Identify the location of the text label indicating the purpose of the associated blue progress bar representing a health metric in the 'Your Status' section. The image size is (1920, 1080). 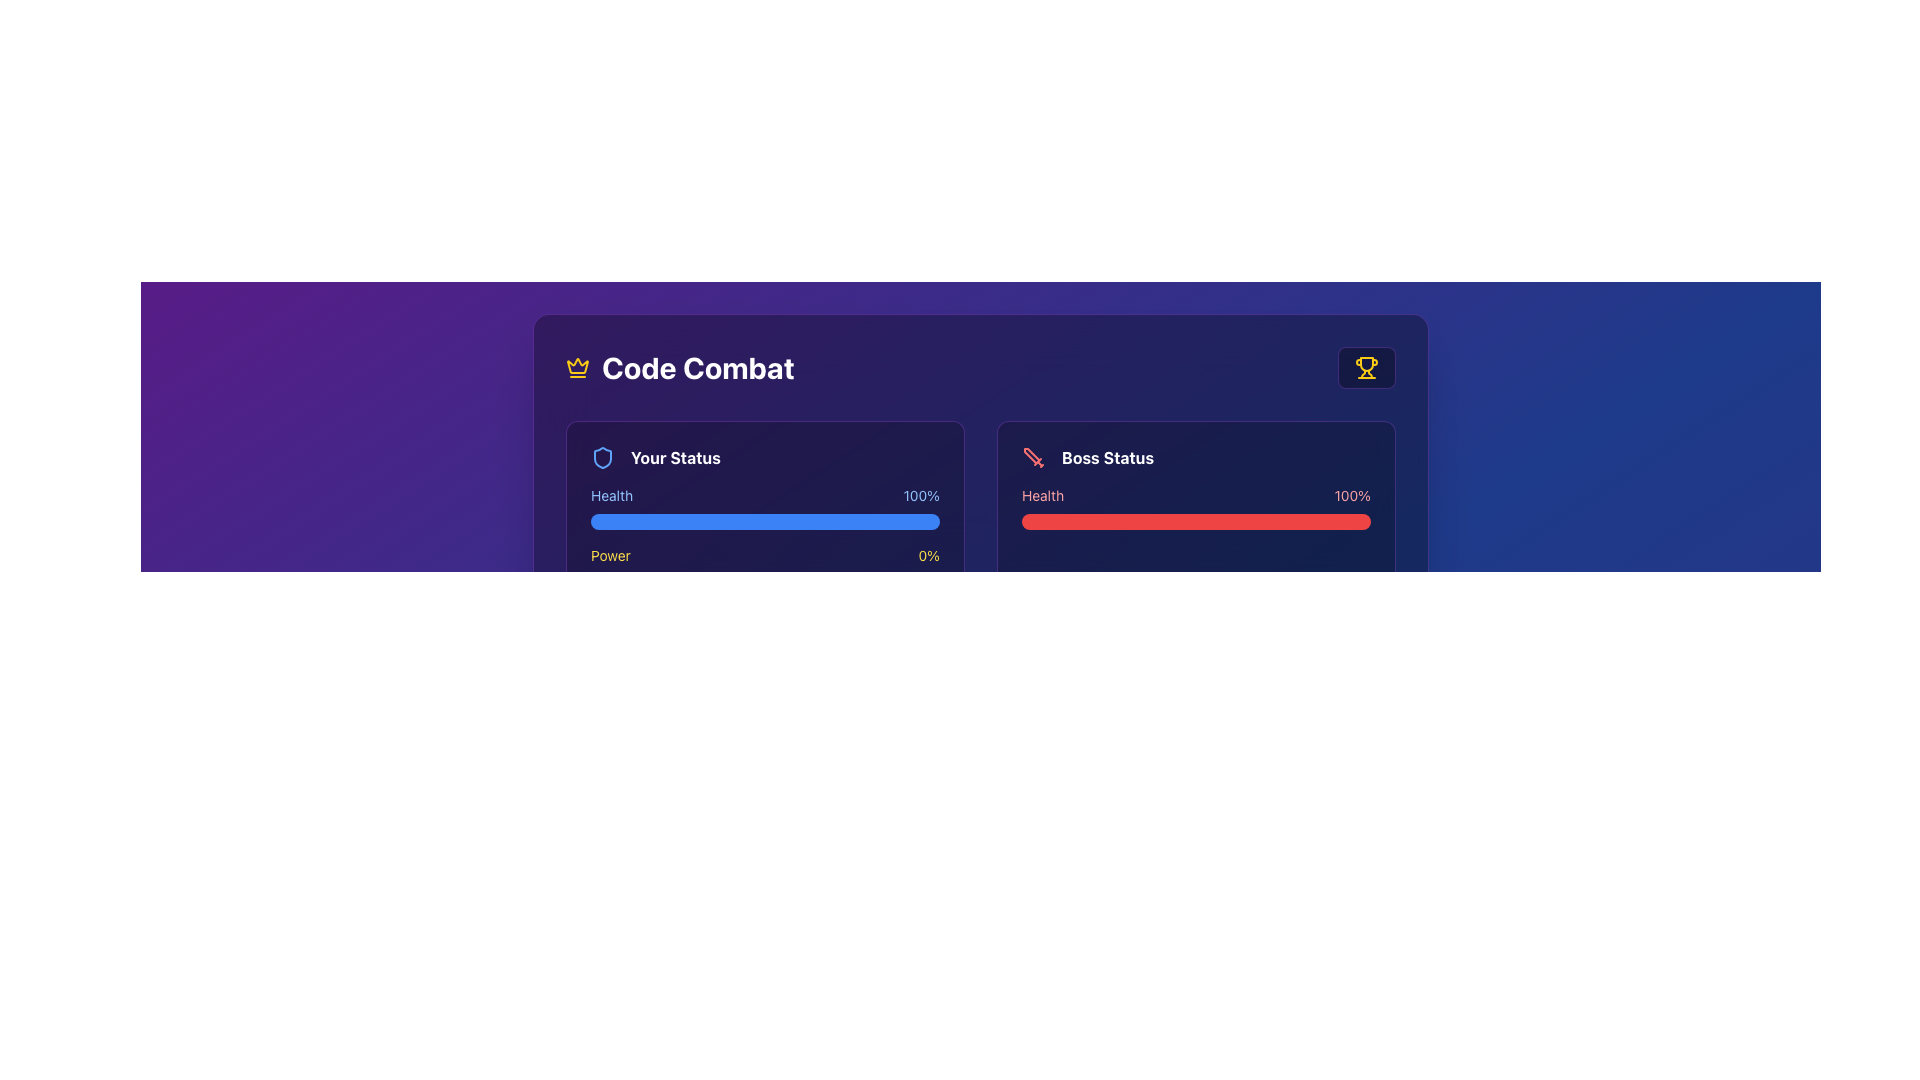
(611, 495).